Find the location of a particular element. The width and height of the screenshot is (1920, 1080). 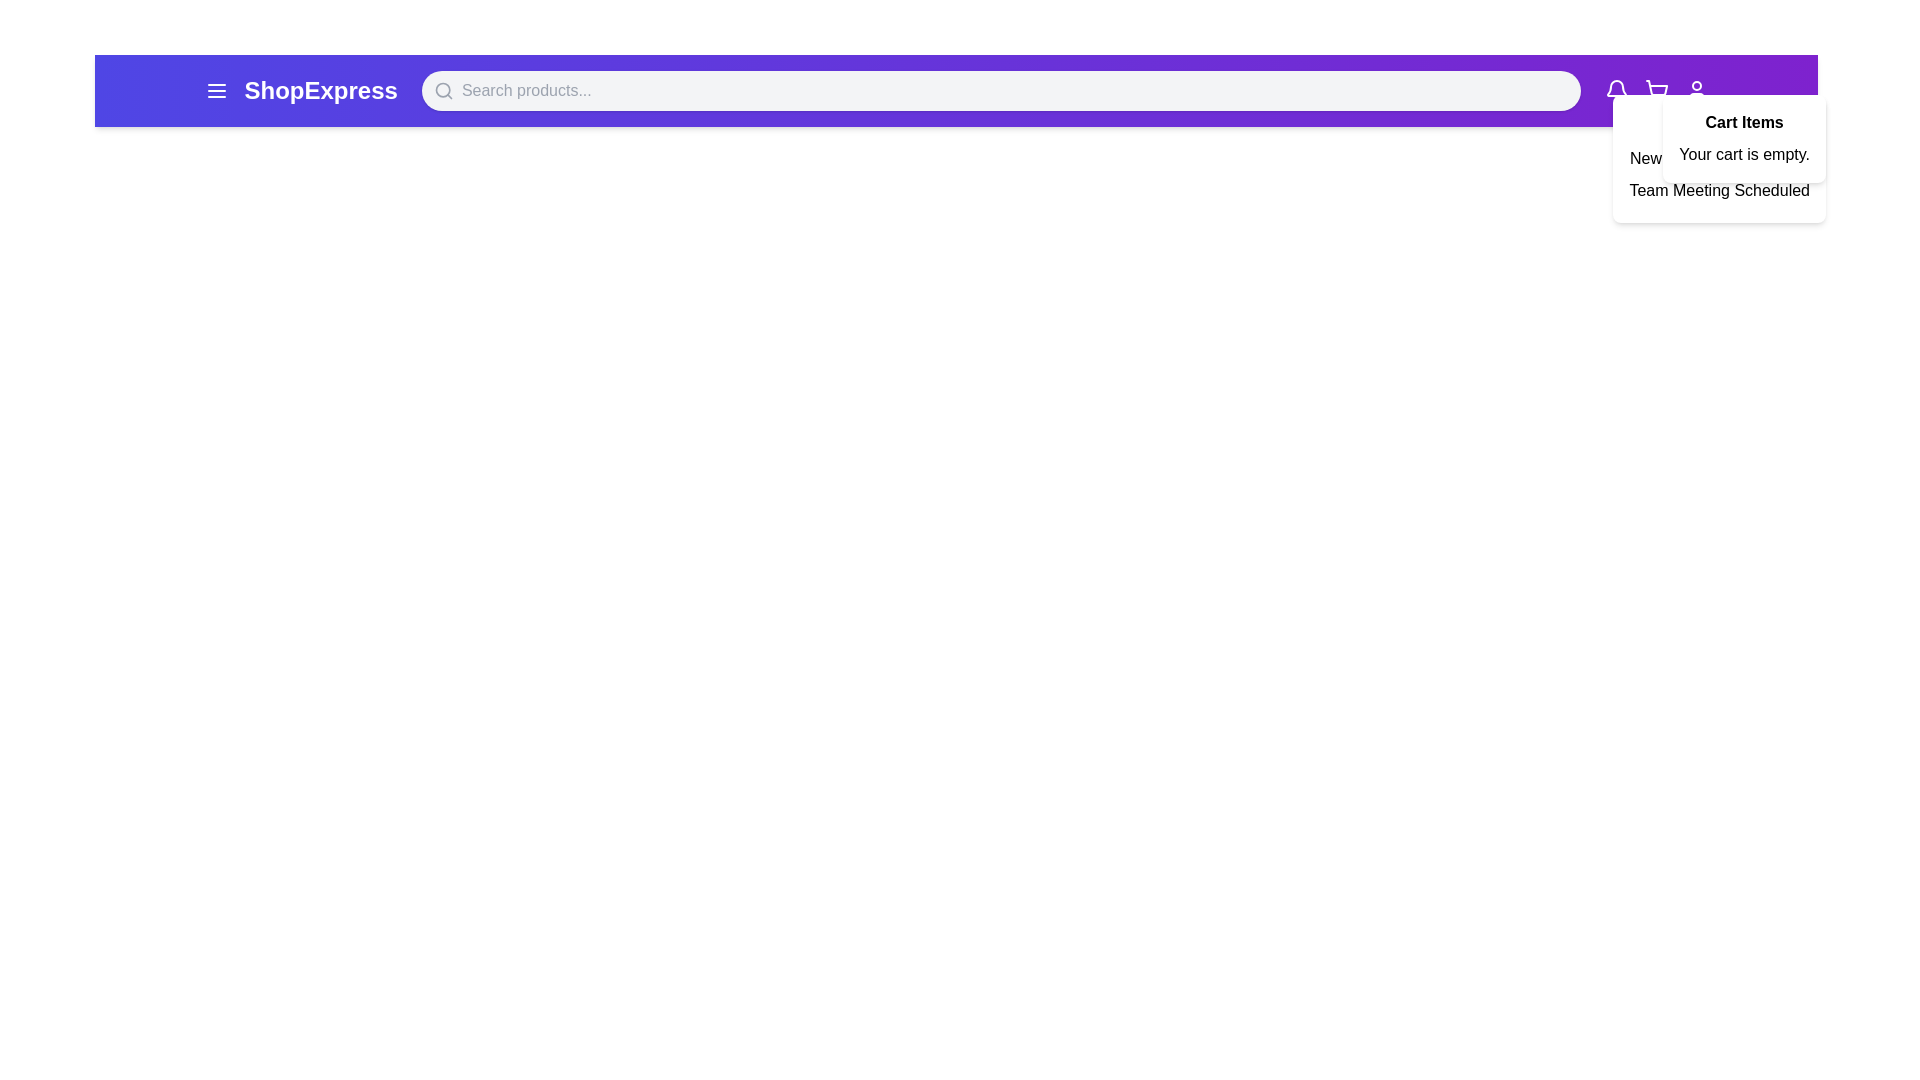

the cart icon to toggle the cart display is located at coordinates (1656, 91).